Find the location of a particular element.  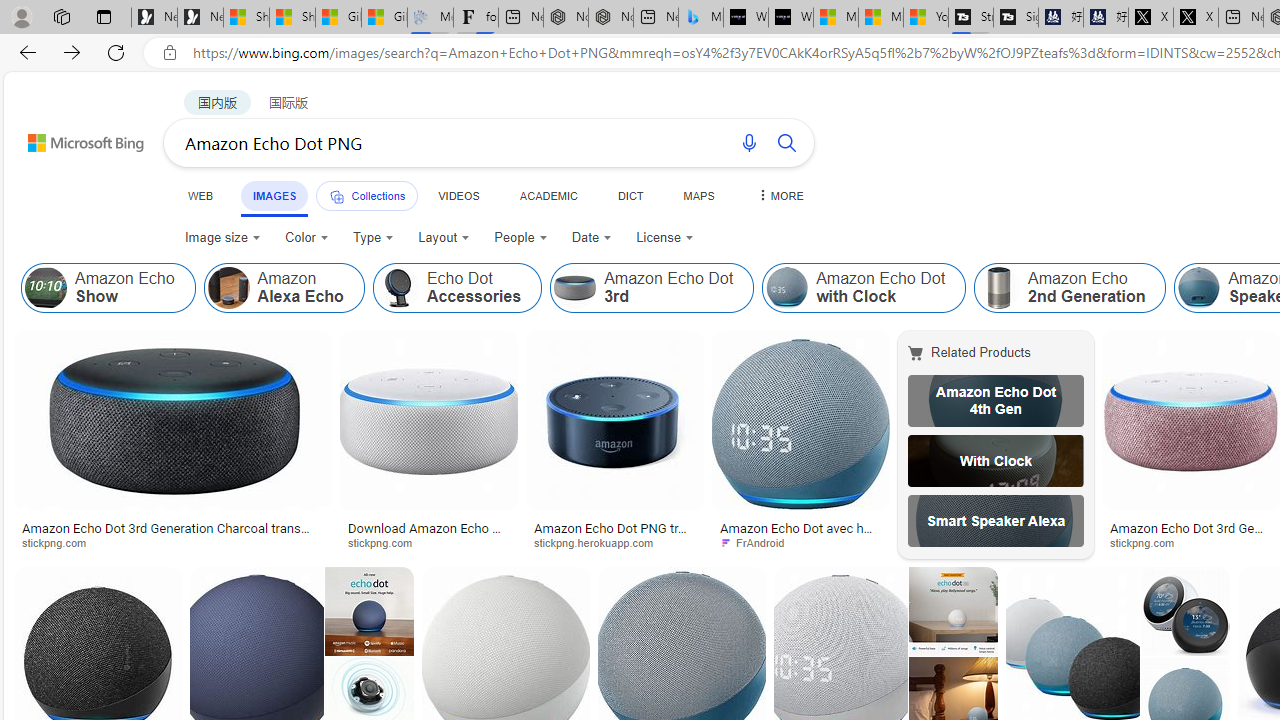

'Amazon Echo Dot 4th Gen' is located at coordinates (995, 401).